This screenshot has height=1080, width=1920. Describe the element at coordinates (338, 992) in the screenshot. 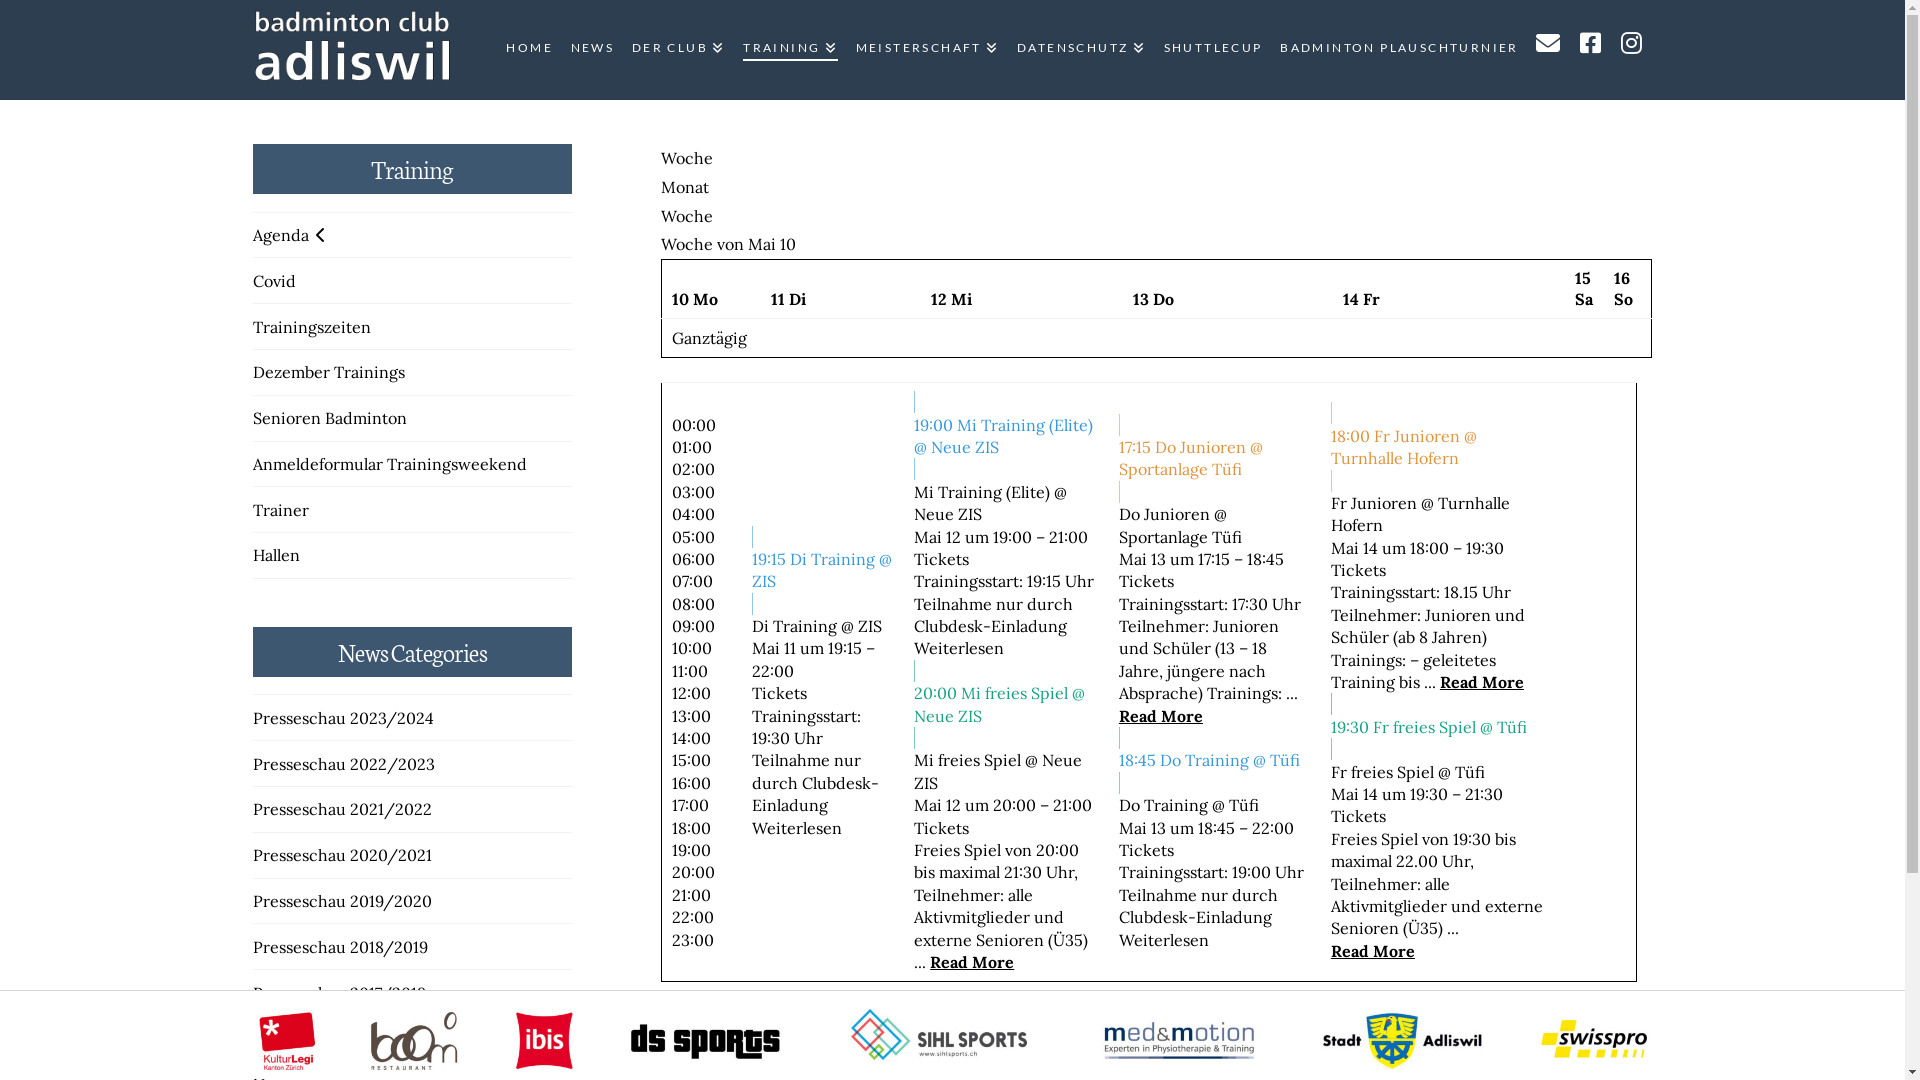

I see `'Presseschau 2017/2018'` at that location.